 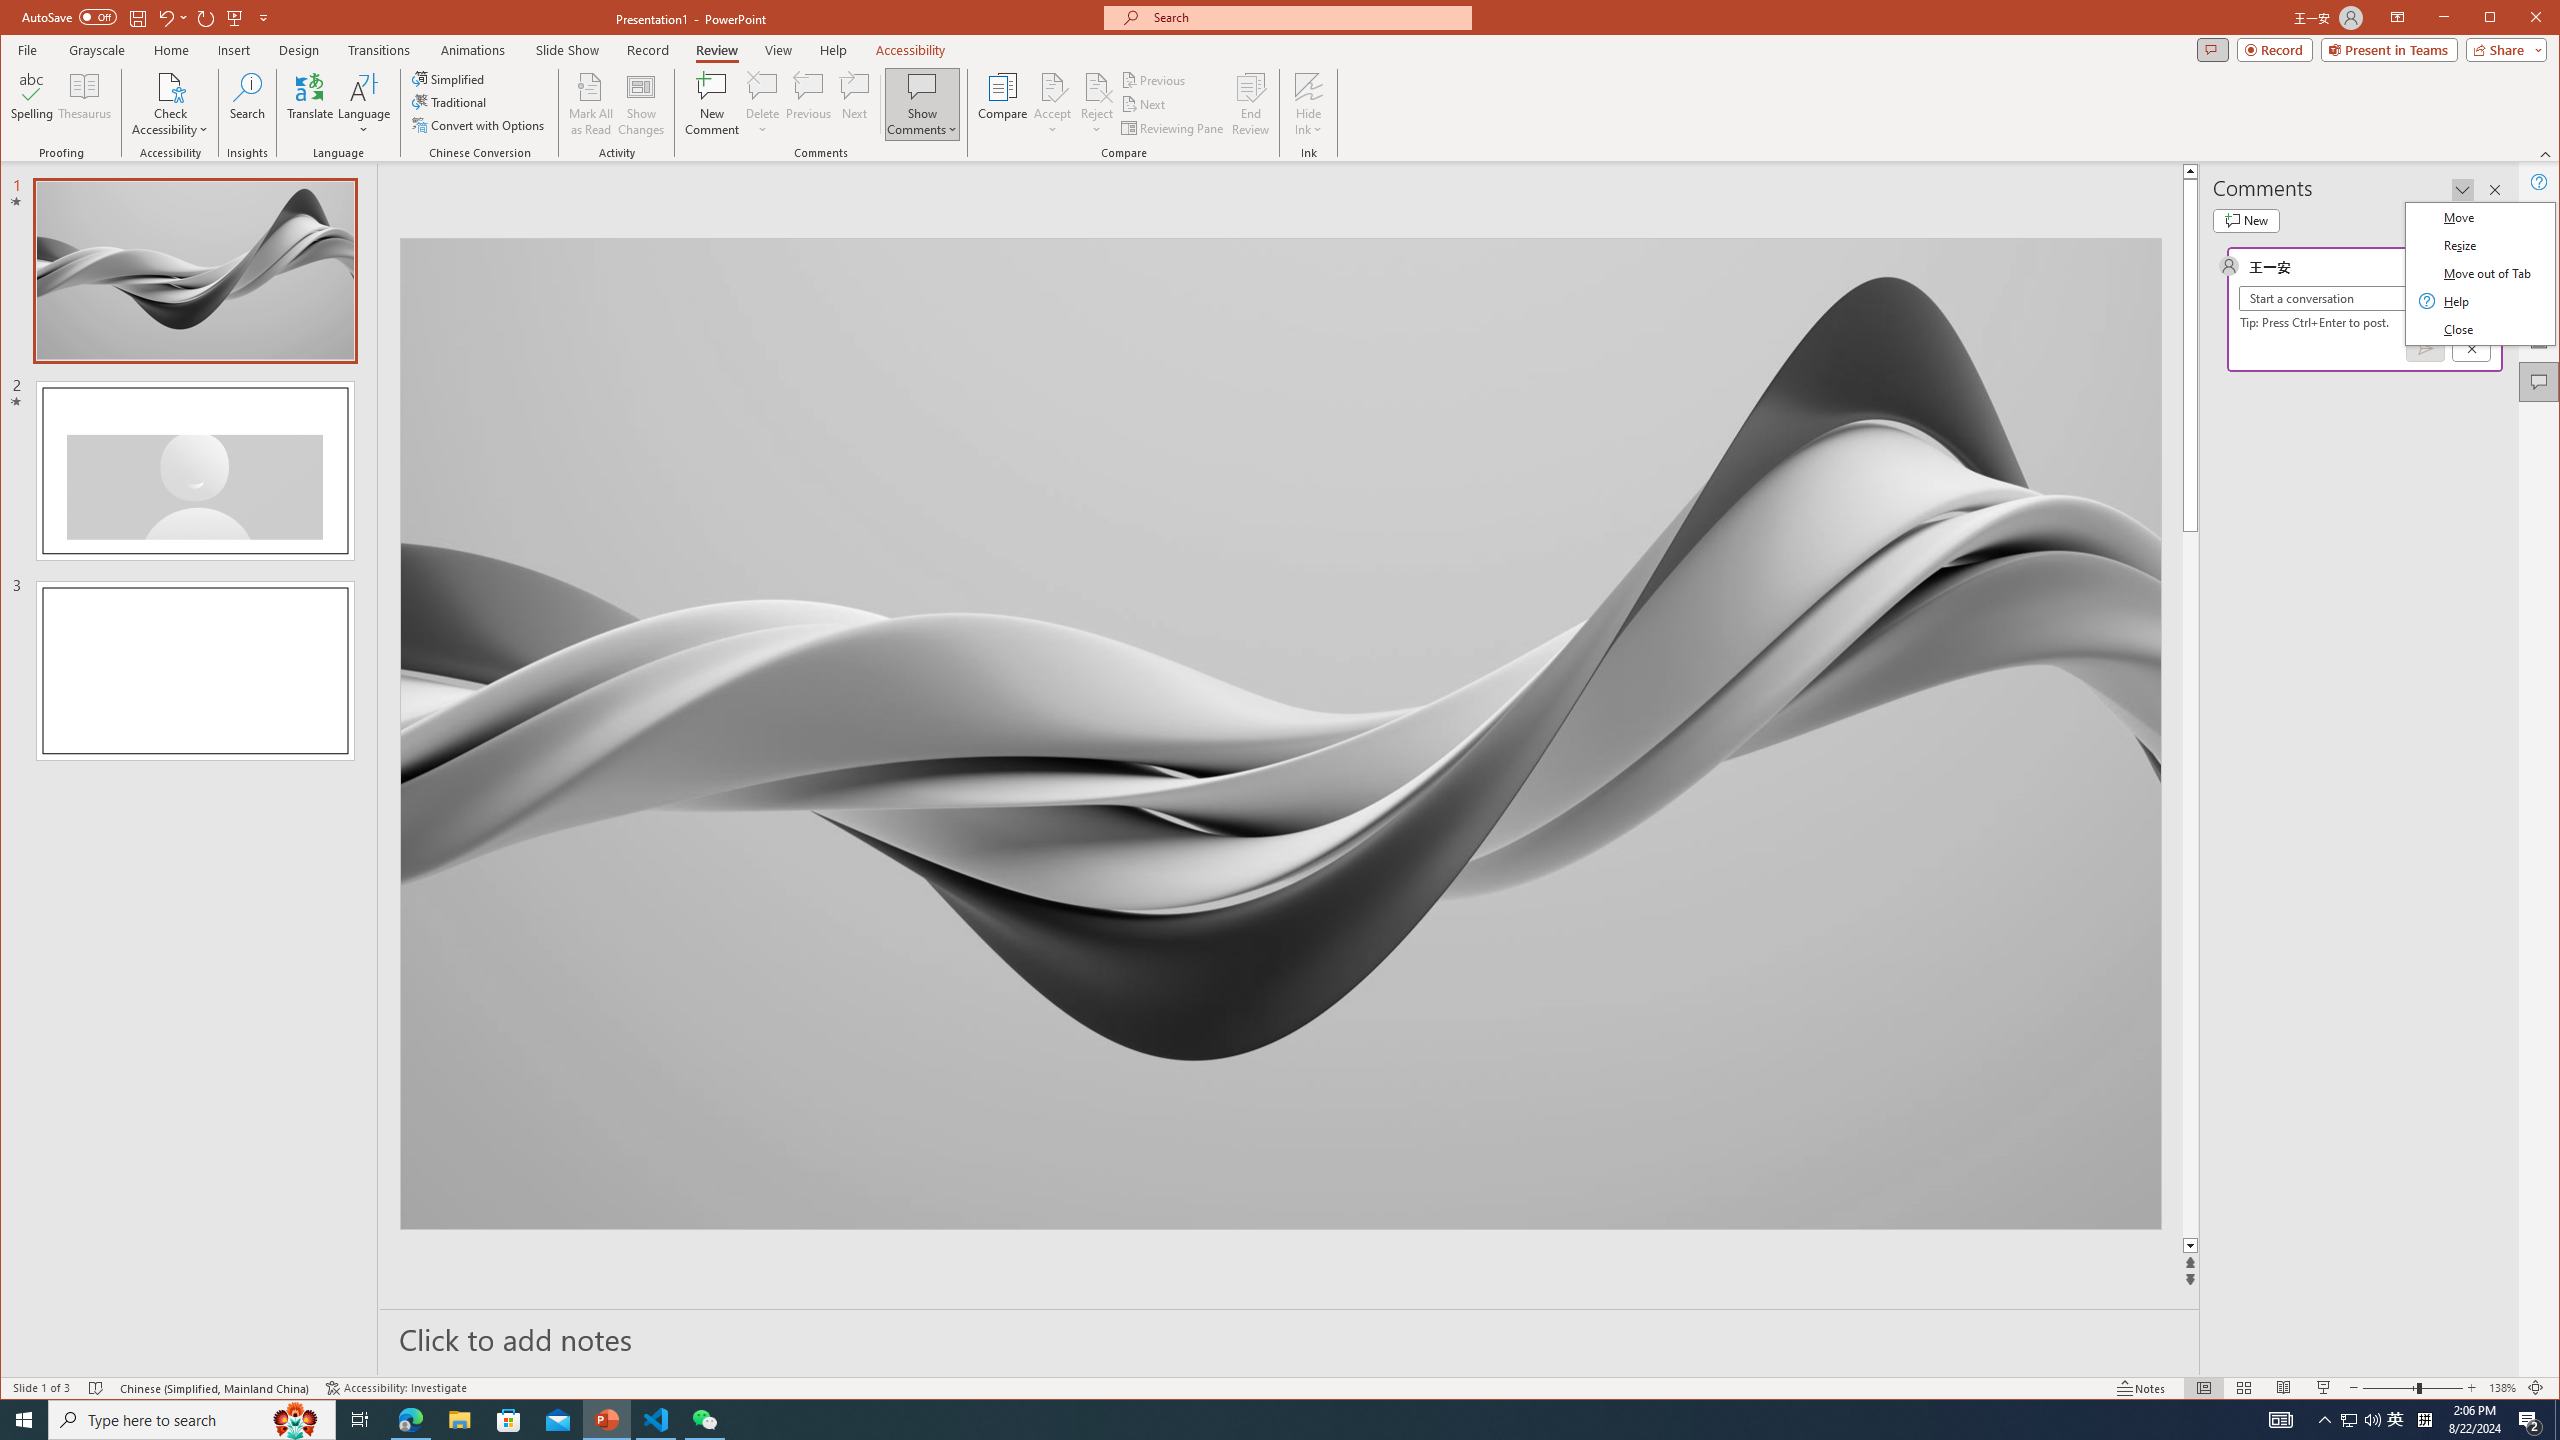 What do you see at coordinates (2412, 1387) in the screenshot?
I see `'Zoom'` at bounding box center [2412, 1387].